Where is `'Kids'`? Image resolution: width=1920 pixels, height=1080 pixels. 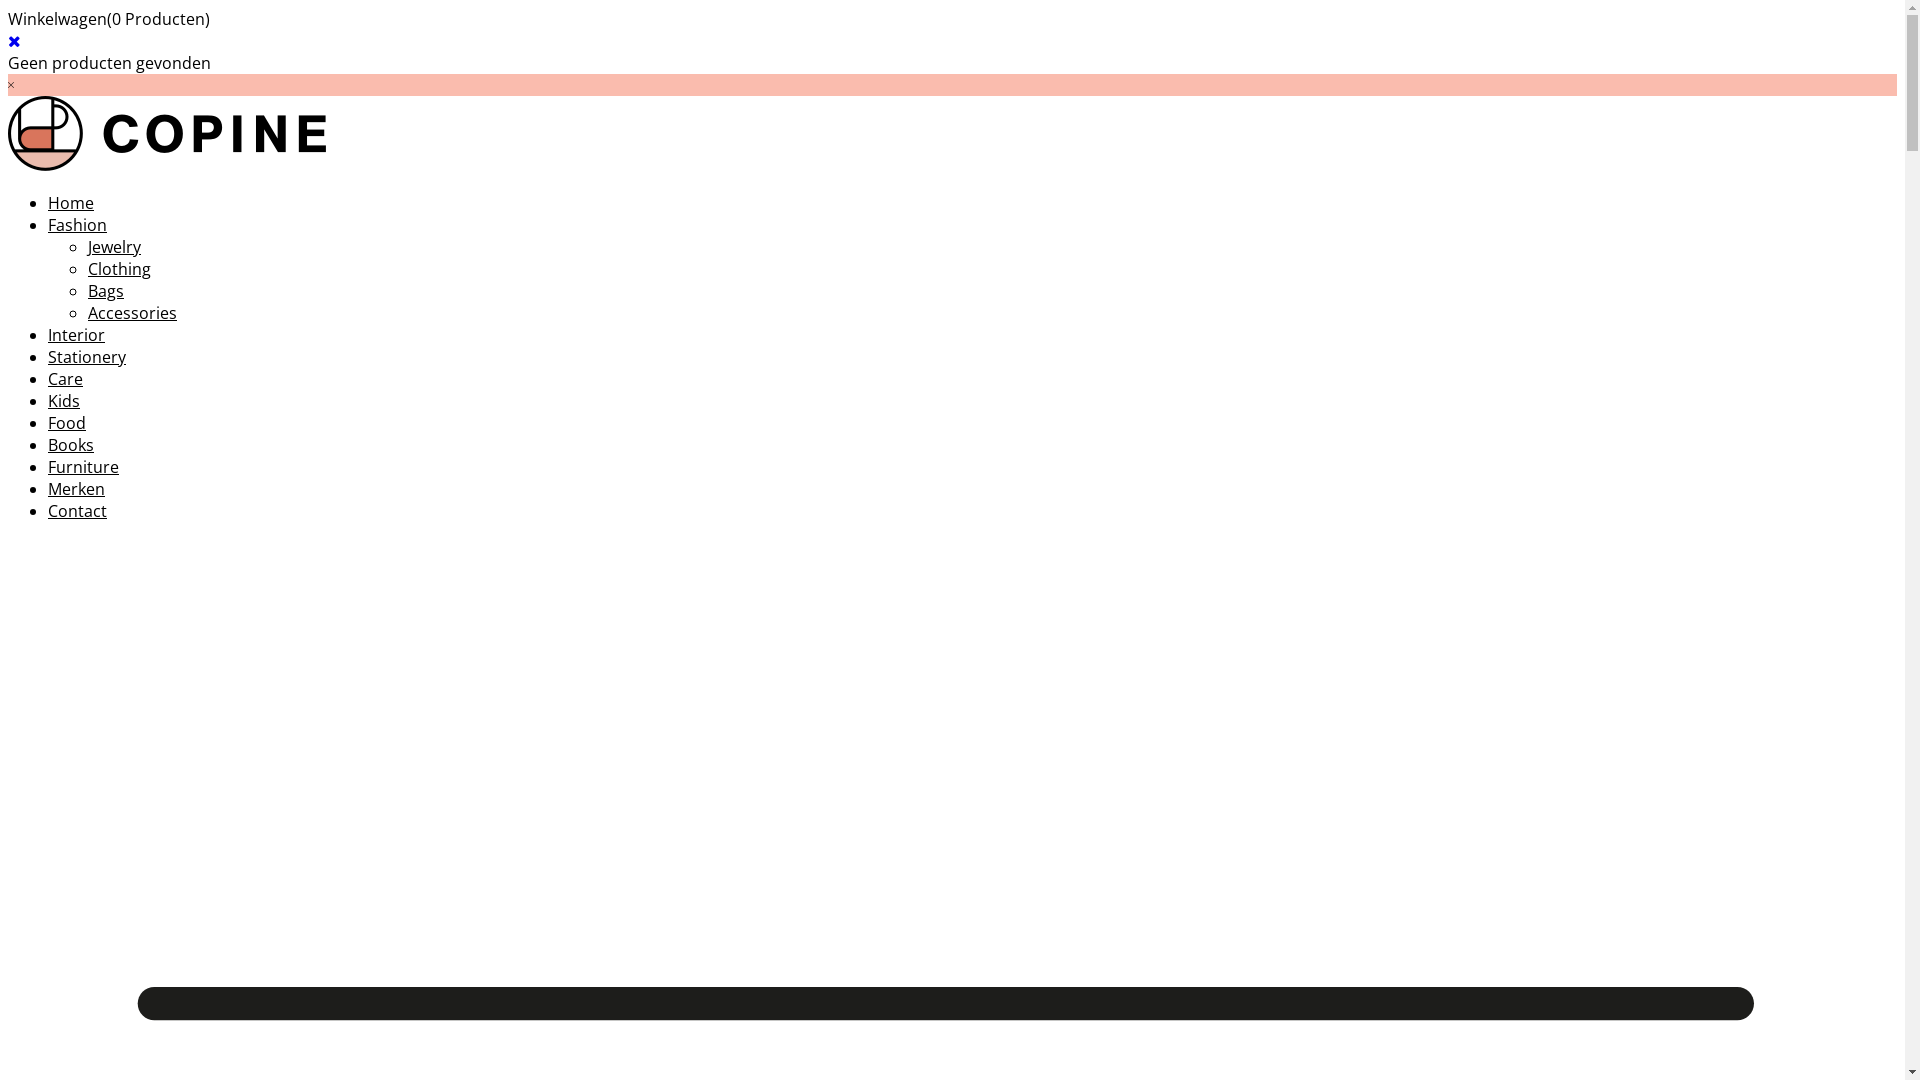
'Kids' is located at coordinates (48, 401).